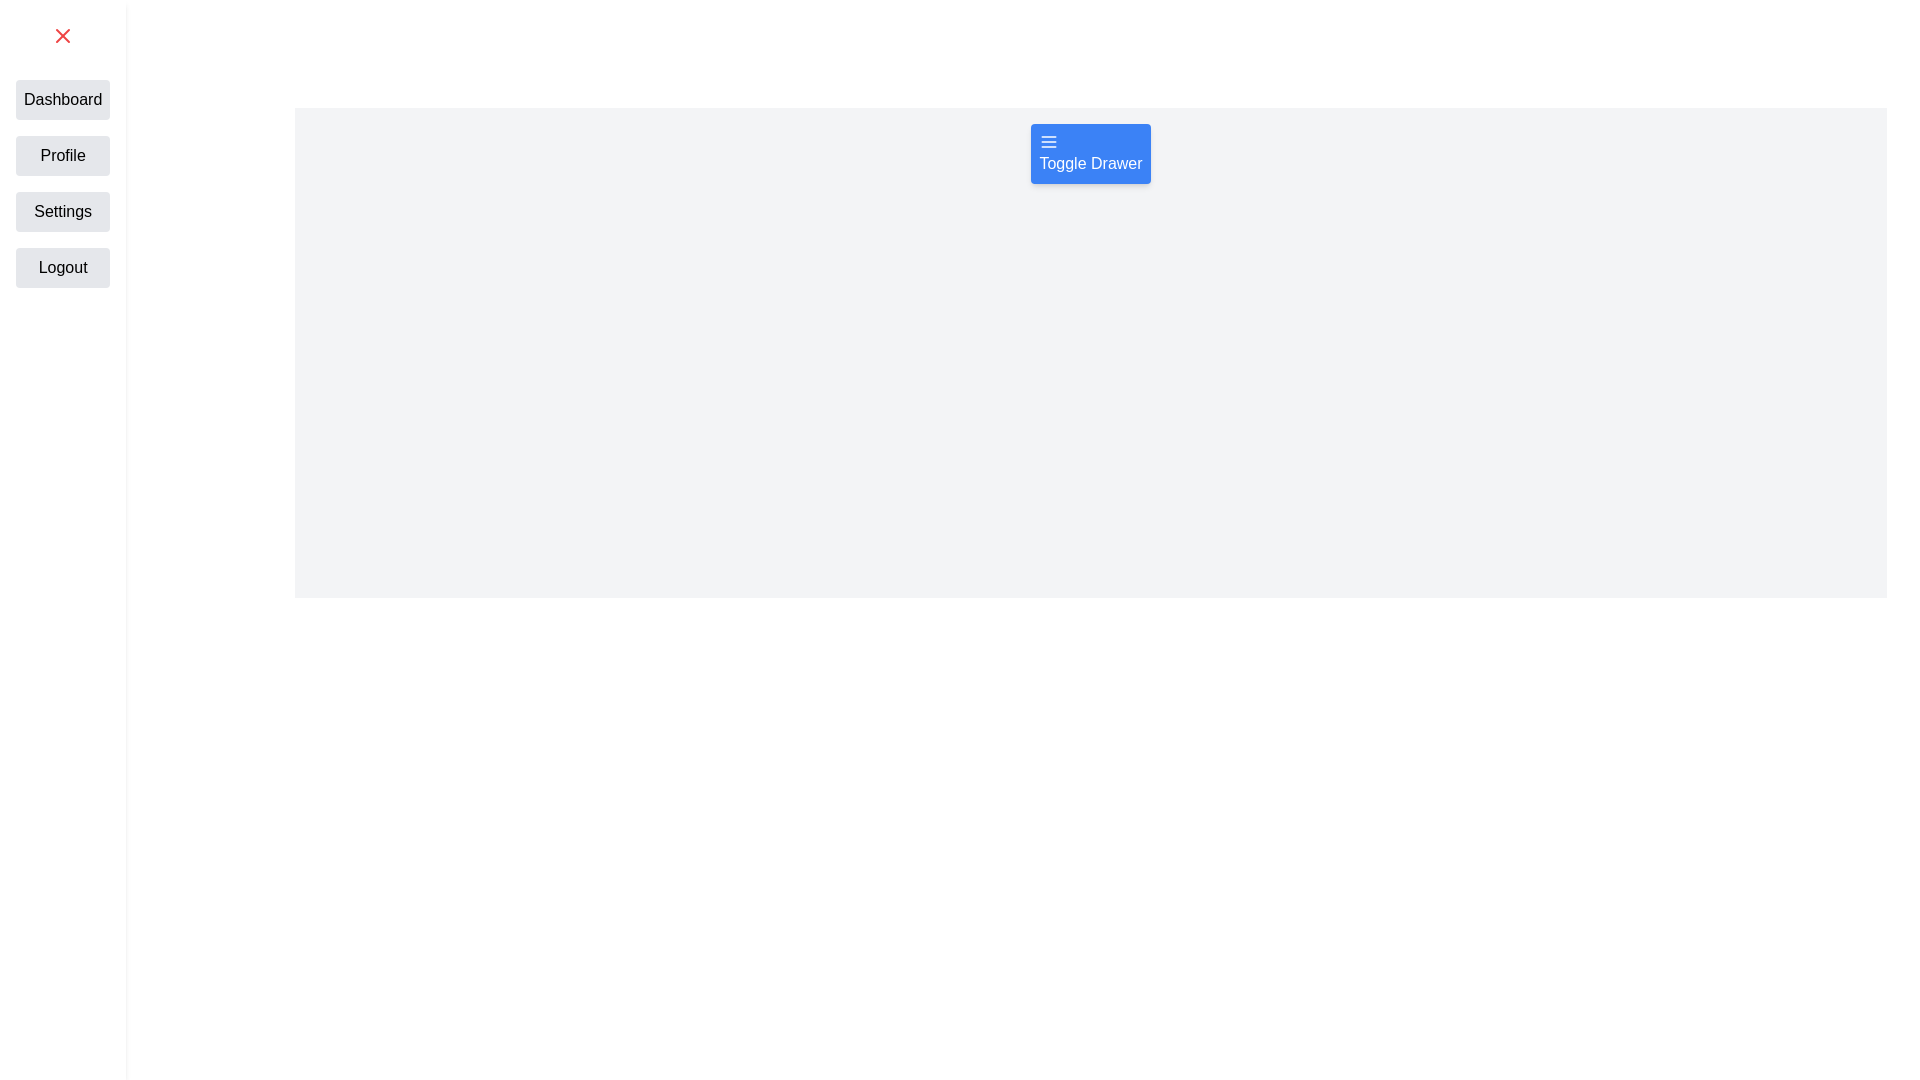 The height and width of the screenshot is (1080, 1920). What do you see at coordinates (62, 266) in the screenshot?
I see `the button labeled Logout` at bounding box center [62, 266].